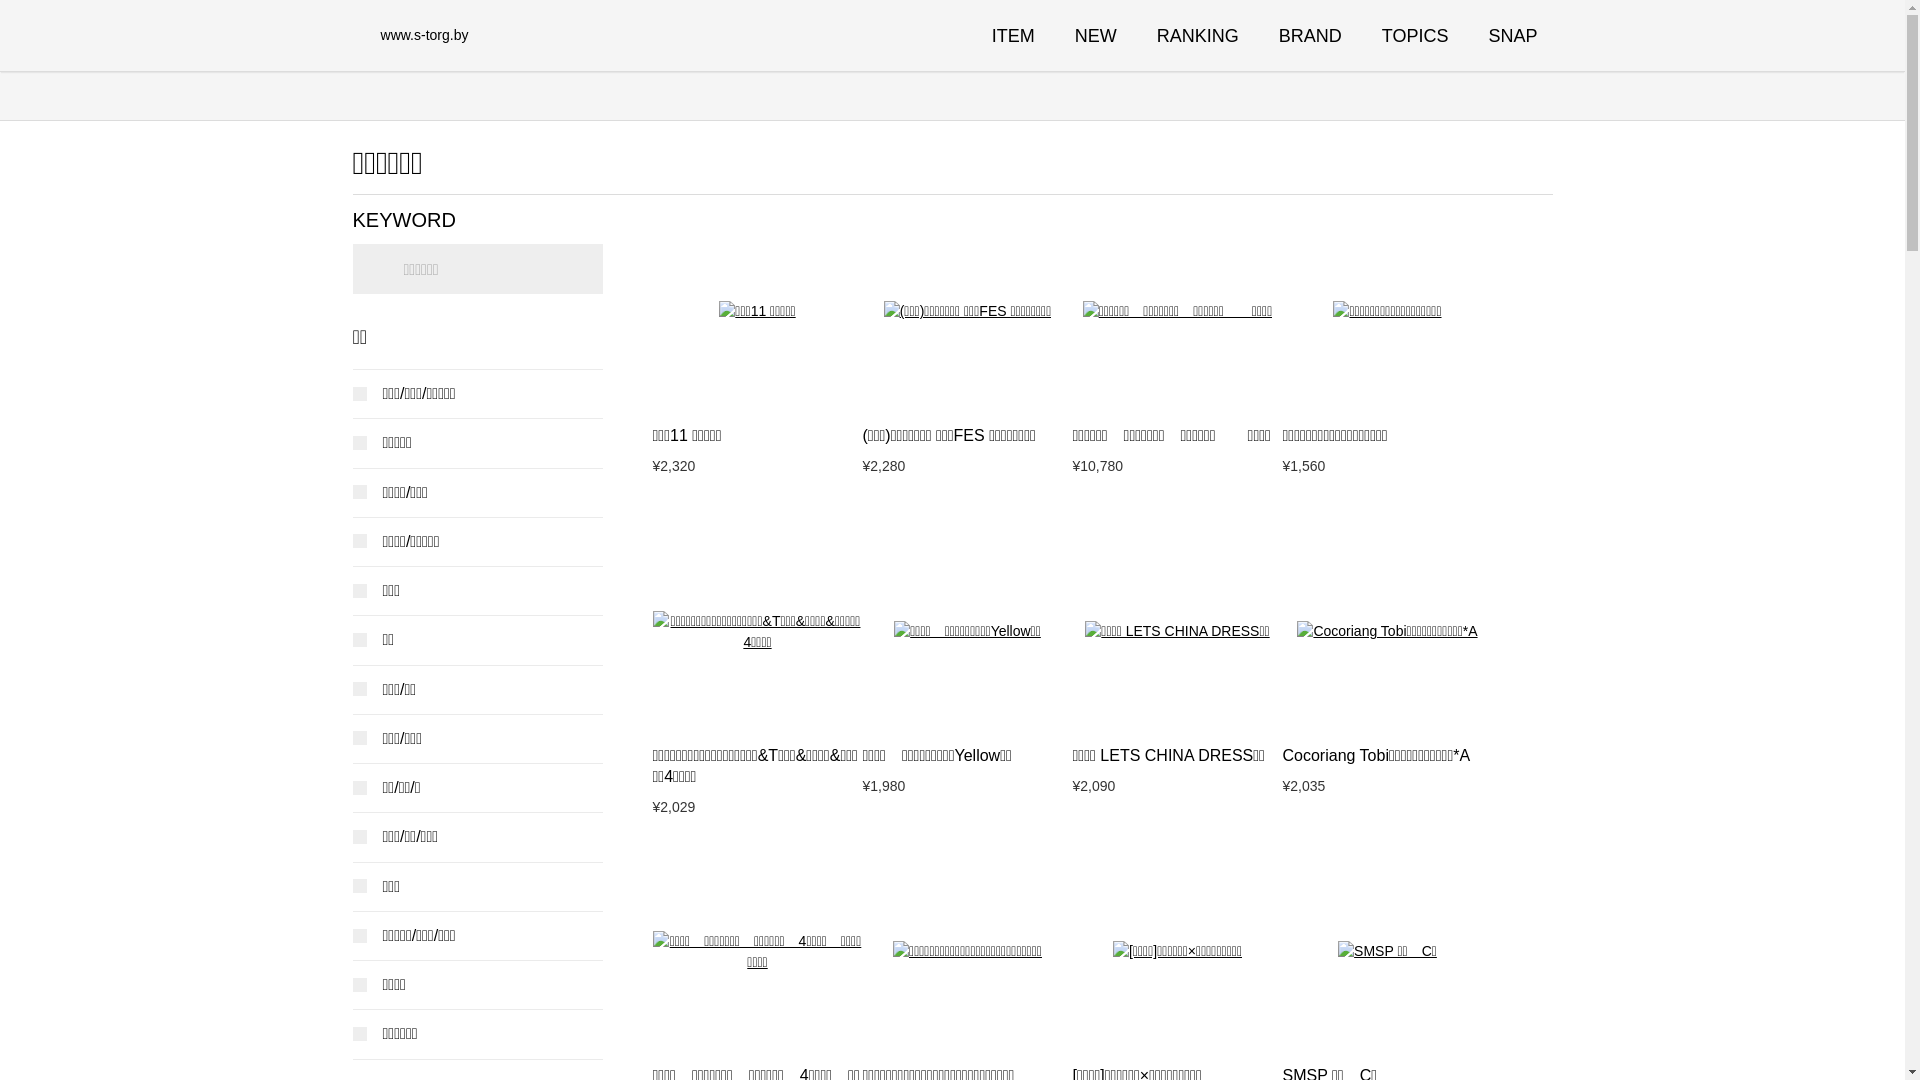 This screenshot has width=1920, height=1080. I want to click on 'SNAP', so click(1512, 35).